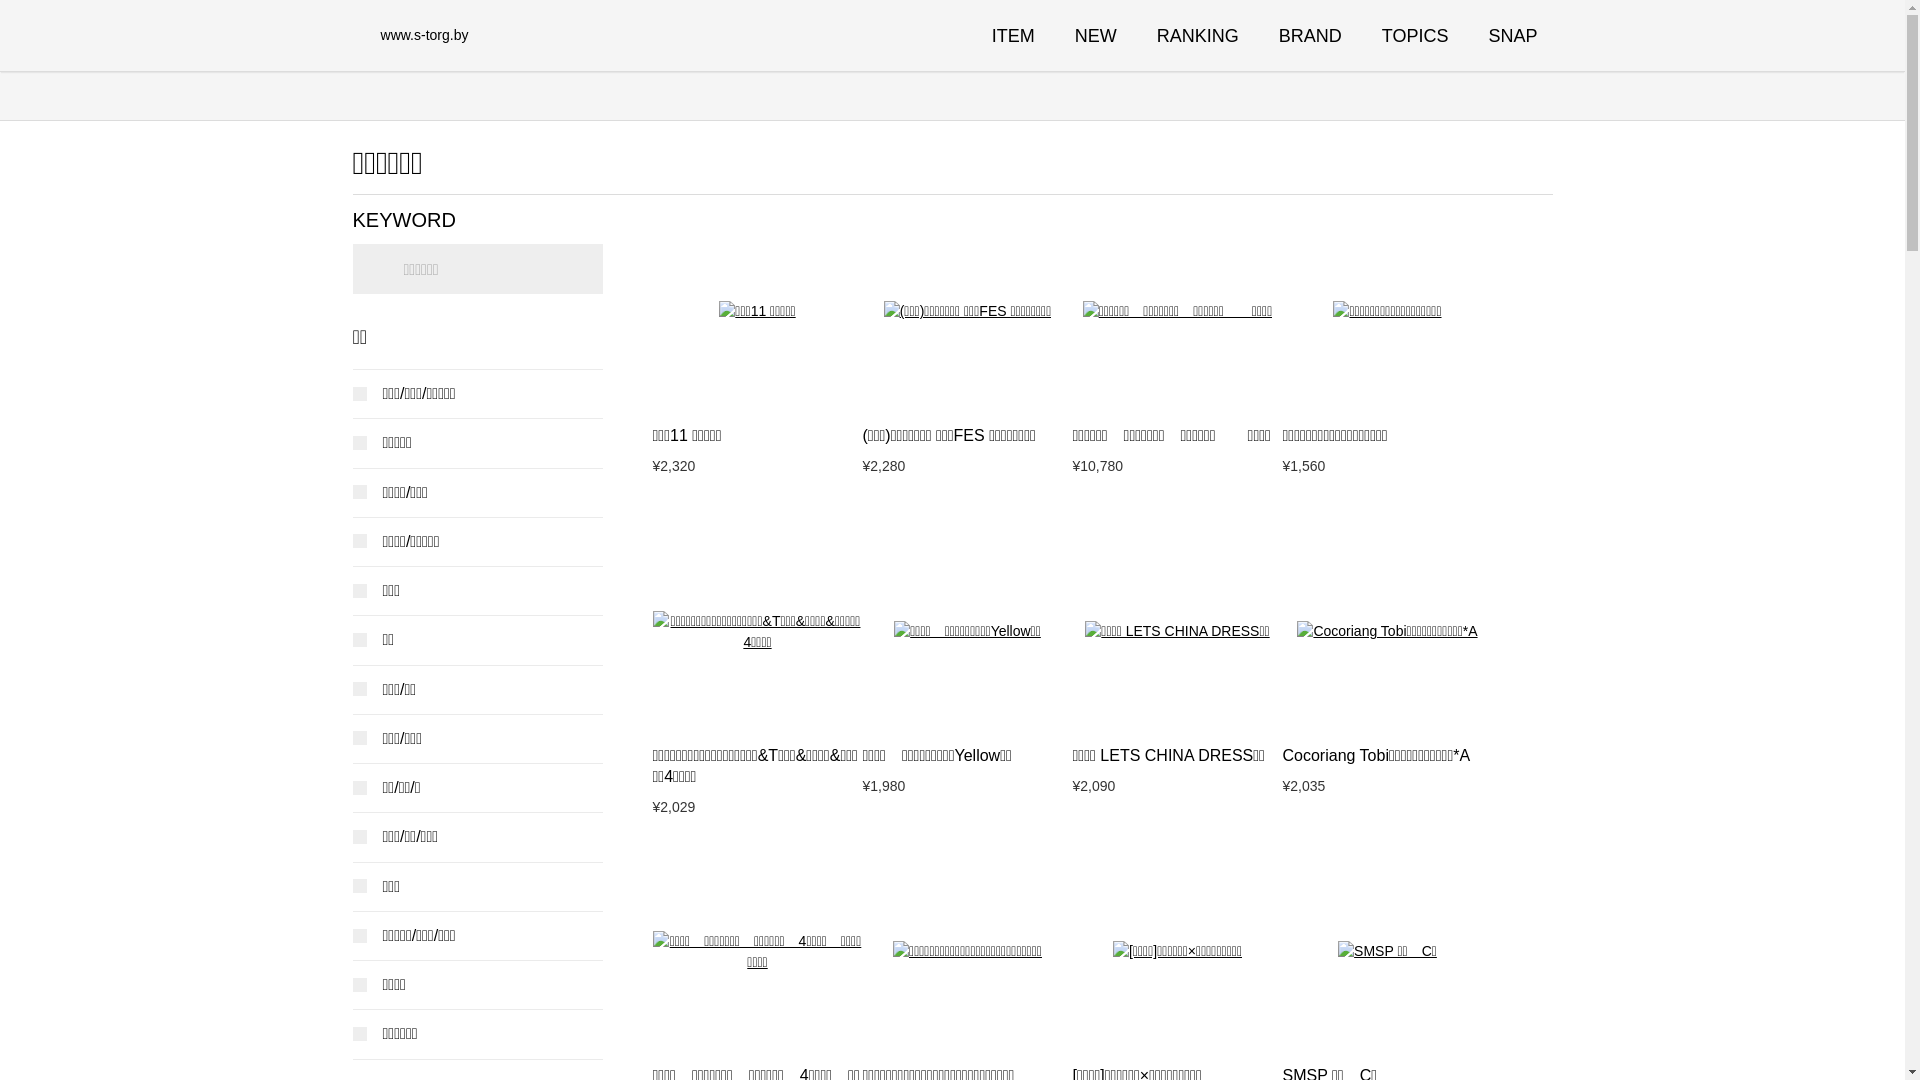 This screenshot has width=1920, height=1080. I want to click on 'SNAP', so click(1512, 35).